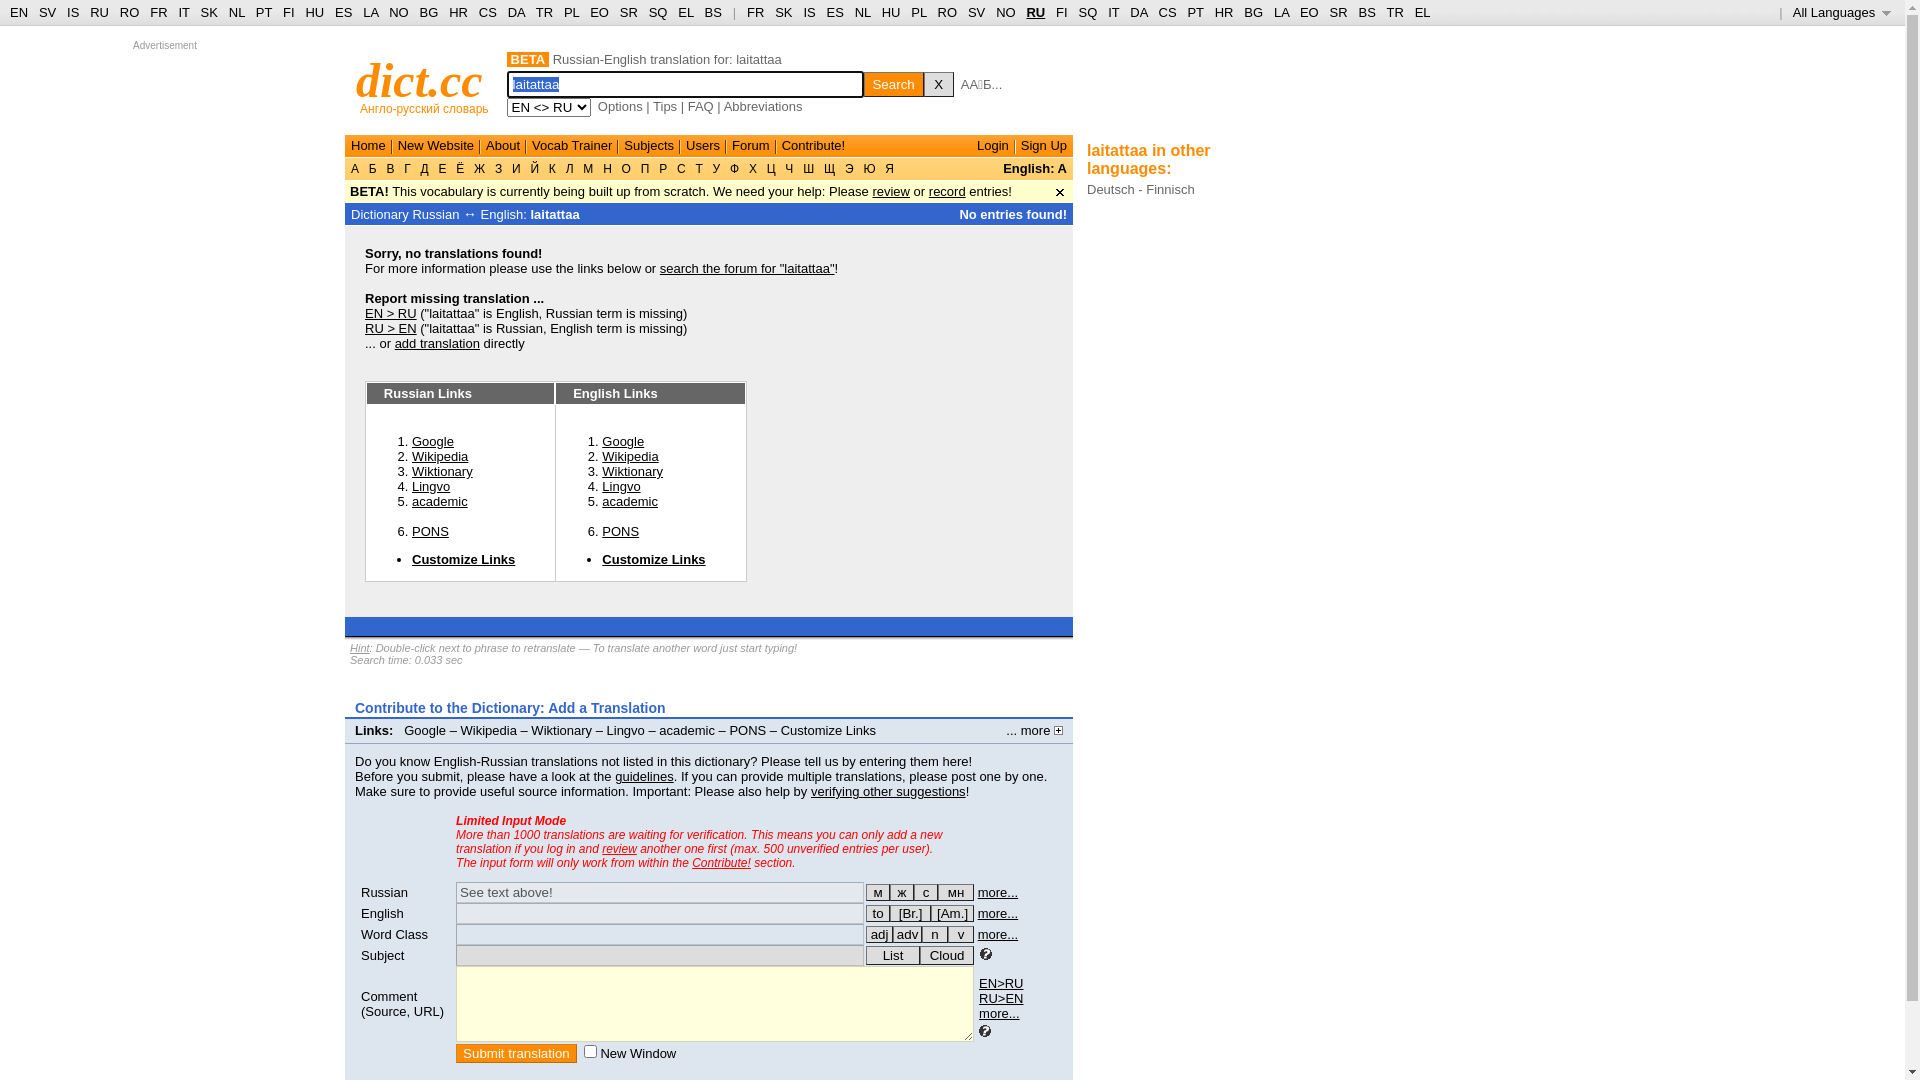 The width and height of the screenshot is (1920, 1080). Describe the element at coordinates (951, 913) in the screenshot. I see `'(esp.) American English'` at that location.